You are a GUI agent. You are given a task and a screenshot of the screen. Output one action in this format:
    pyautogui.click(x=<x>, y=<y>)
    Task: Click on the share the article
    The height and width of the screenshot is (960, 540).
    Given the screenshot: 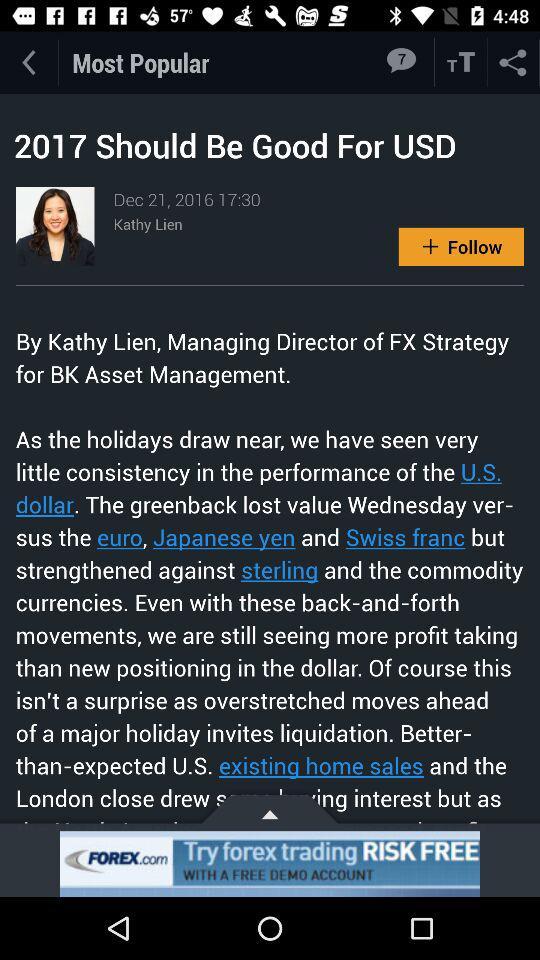 What is the action you would take?
    pyautogui.click(x=513, y=62)
    